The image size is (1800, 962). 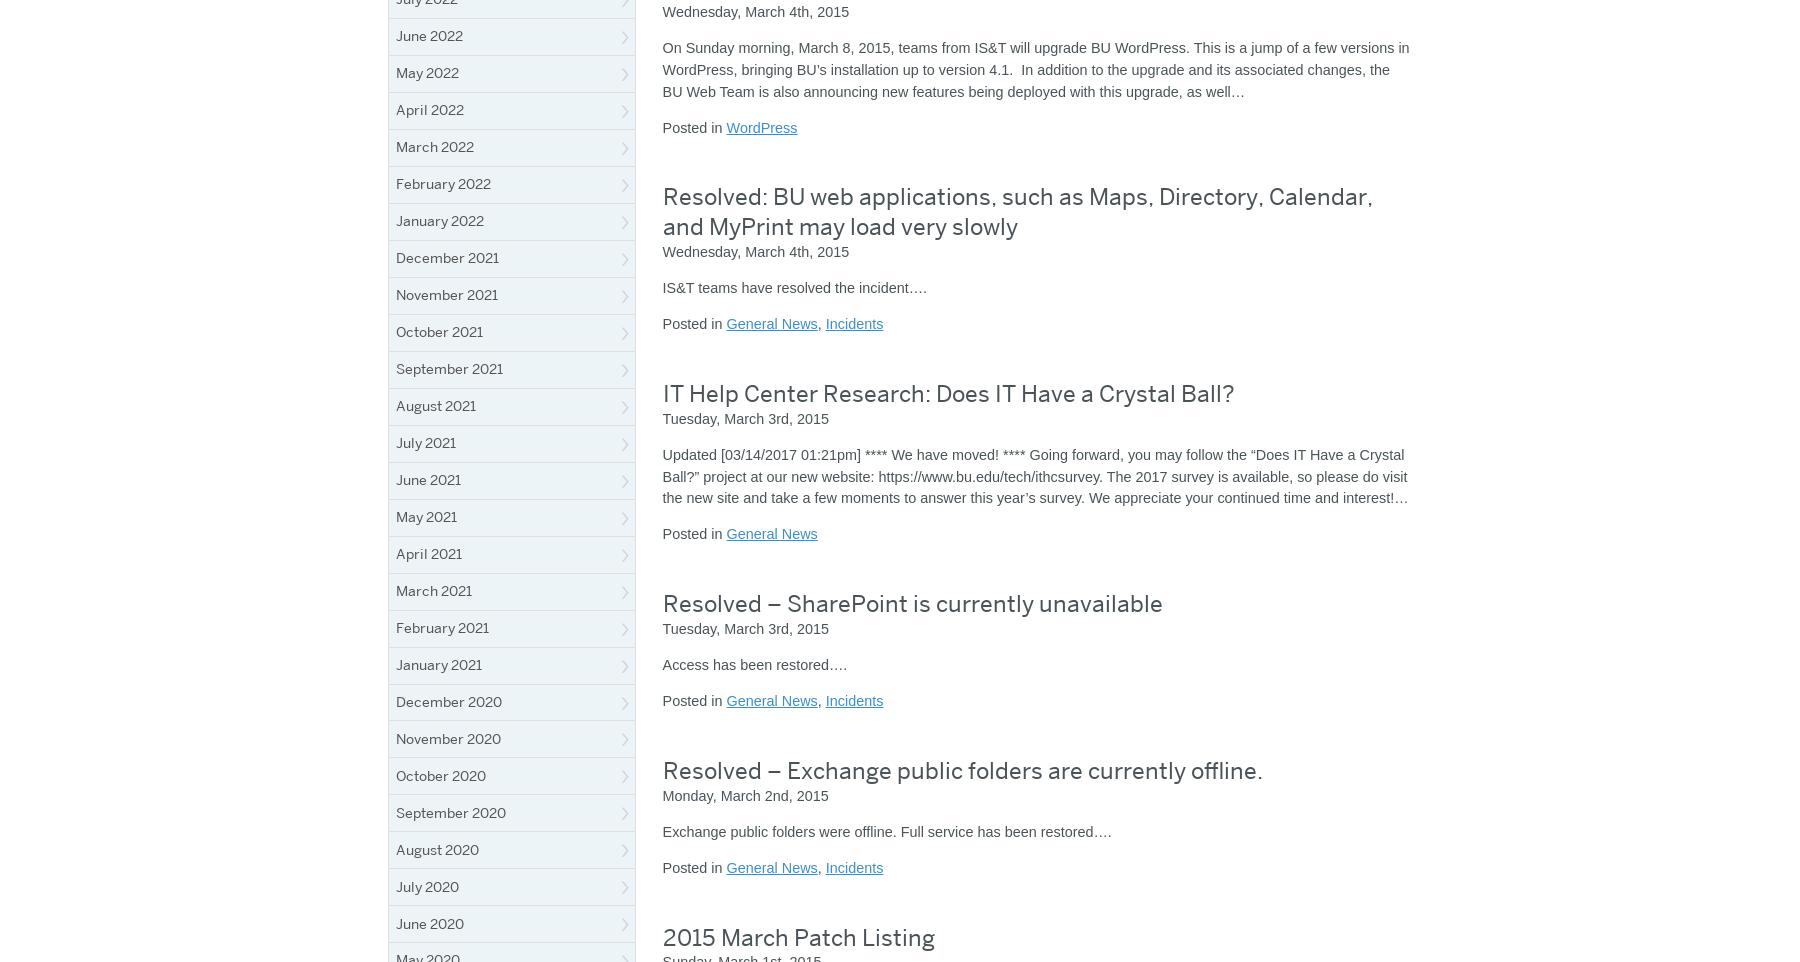 What do you see at coordinates (426, 442) in the screenshot?
I see `'July 2021'` at bounding box center [426, 442].